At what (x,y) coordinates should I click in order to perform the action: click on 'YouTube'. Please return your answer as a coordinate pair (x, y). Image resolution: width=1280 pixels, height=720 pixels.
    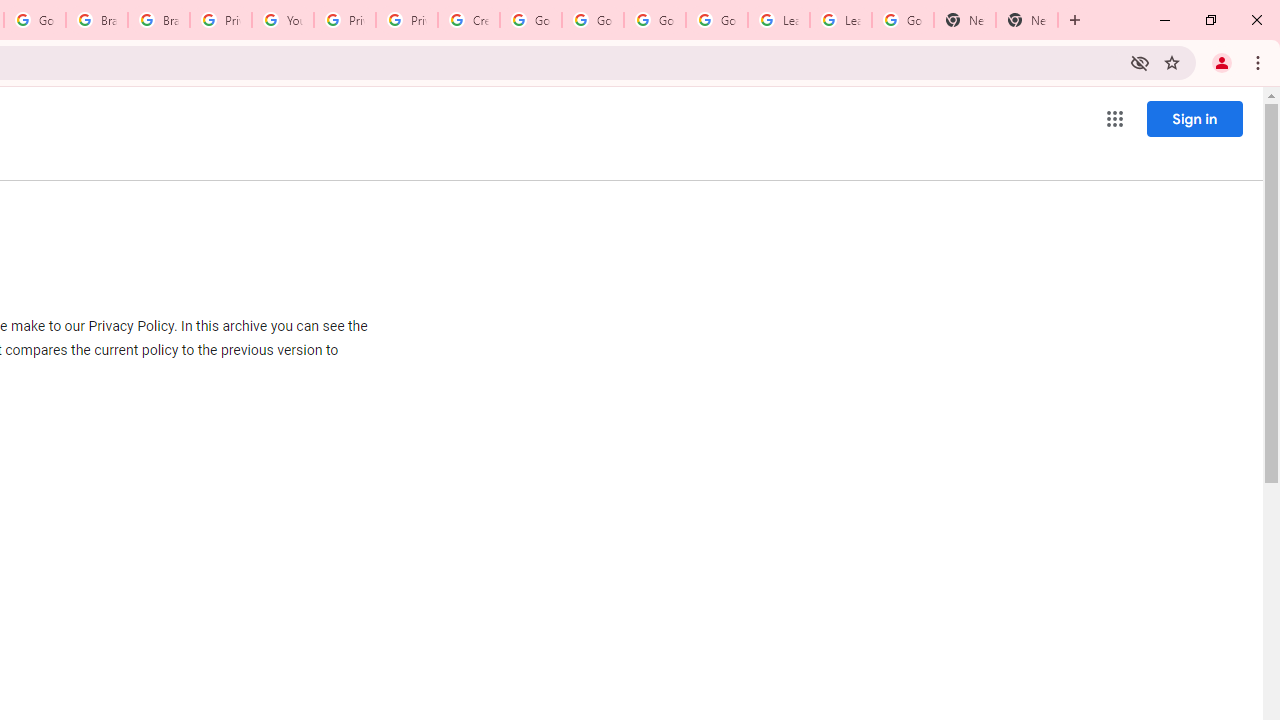
    Looking at the image, I should click on (281, 20).